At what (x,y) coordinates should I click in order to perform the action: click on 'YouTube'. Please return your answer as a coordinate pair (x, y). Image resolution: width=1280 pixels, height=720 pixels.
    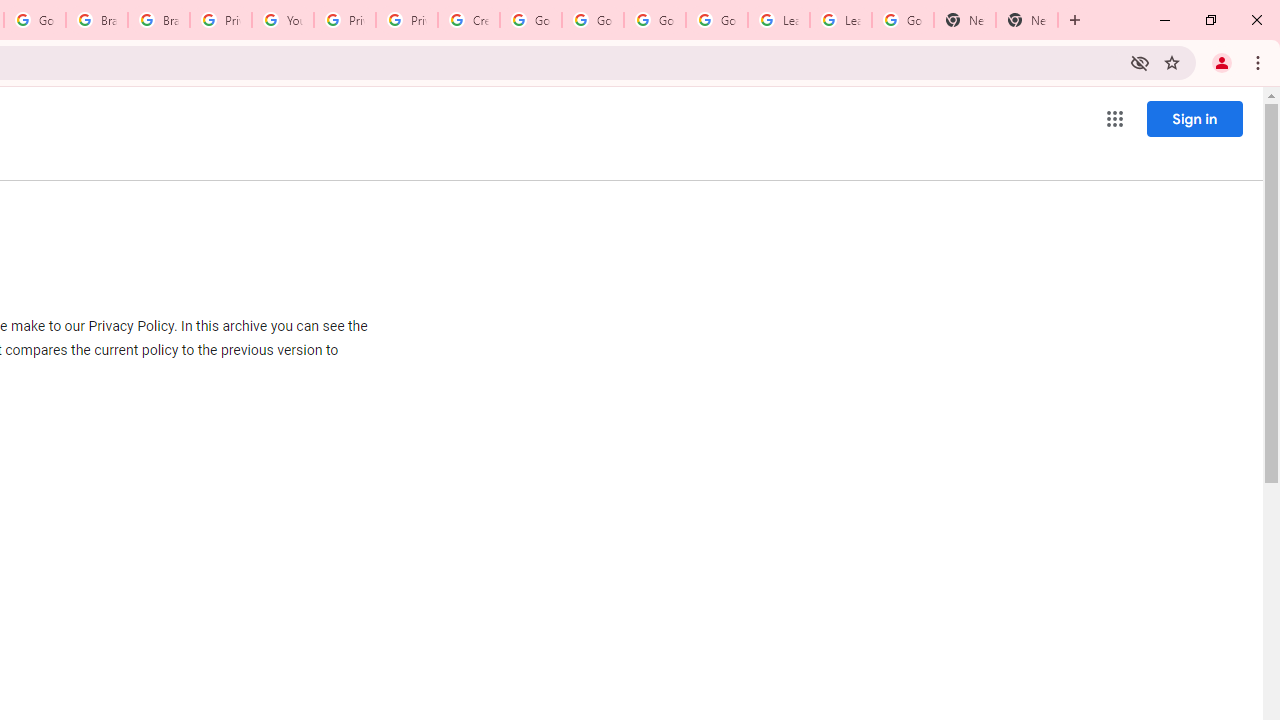
    Looking at the image, I should click on (281, 20).